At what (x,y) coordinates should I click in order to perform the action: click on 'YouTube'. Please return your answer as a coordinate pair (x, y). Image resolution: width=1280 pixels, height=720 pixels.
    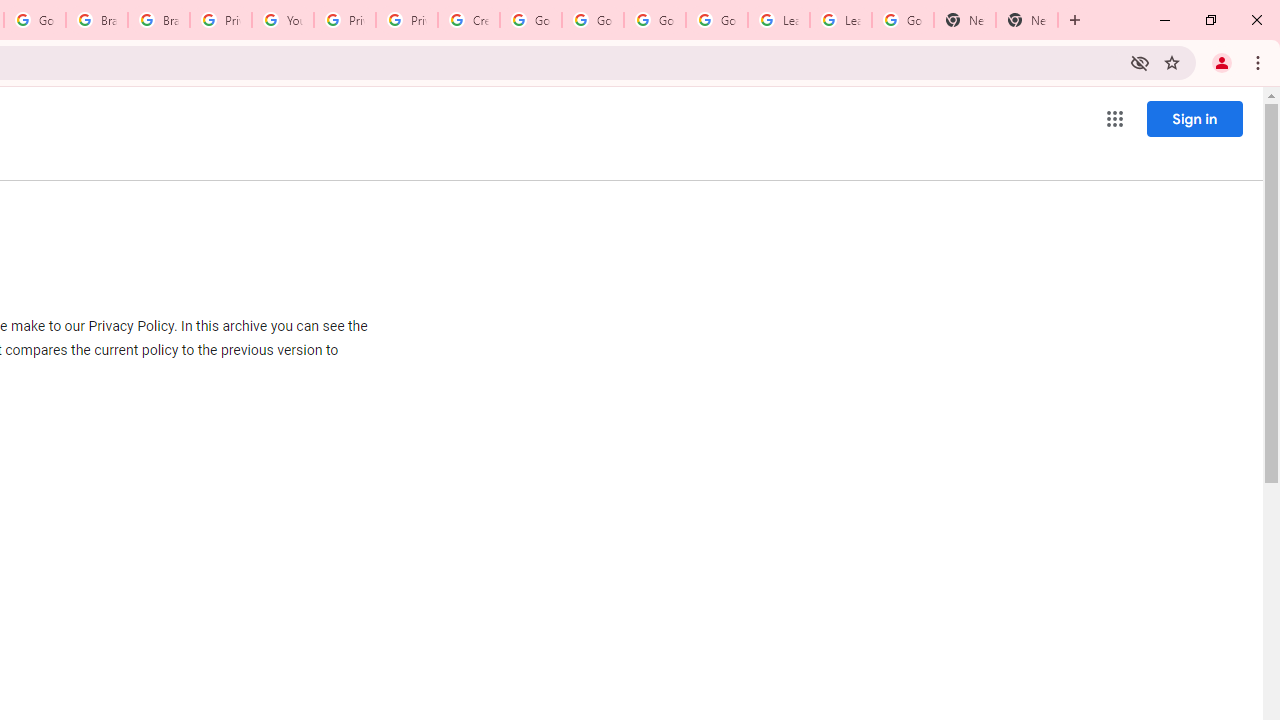
    Looking at the image, I should click on (281, 20).